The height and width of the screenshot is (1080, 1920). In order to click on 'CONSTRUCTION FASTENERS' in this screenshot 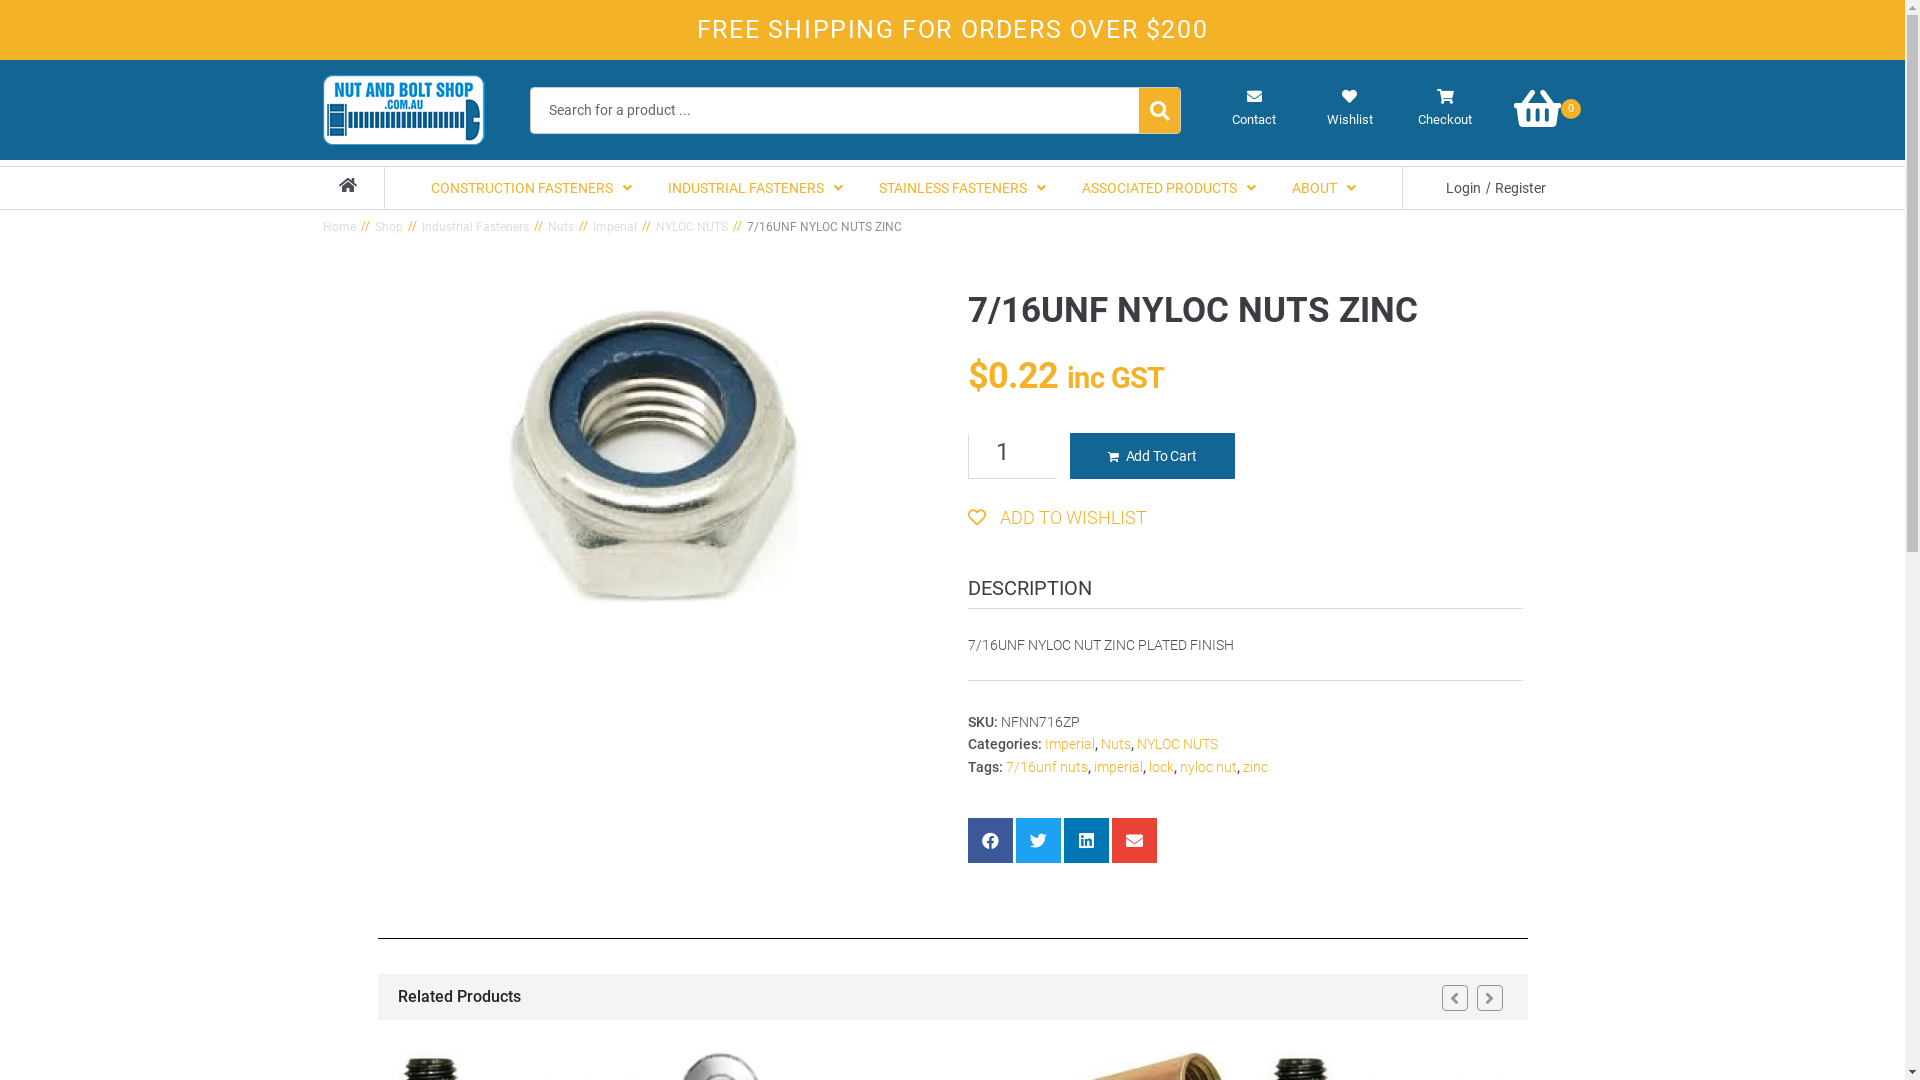, I will do `click(531, 188)`.